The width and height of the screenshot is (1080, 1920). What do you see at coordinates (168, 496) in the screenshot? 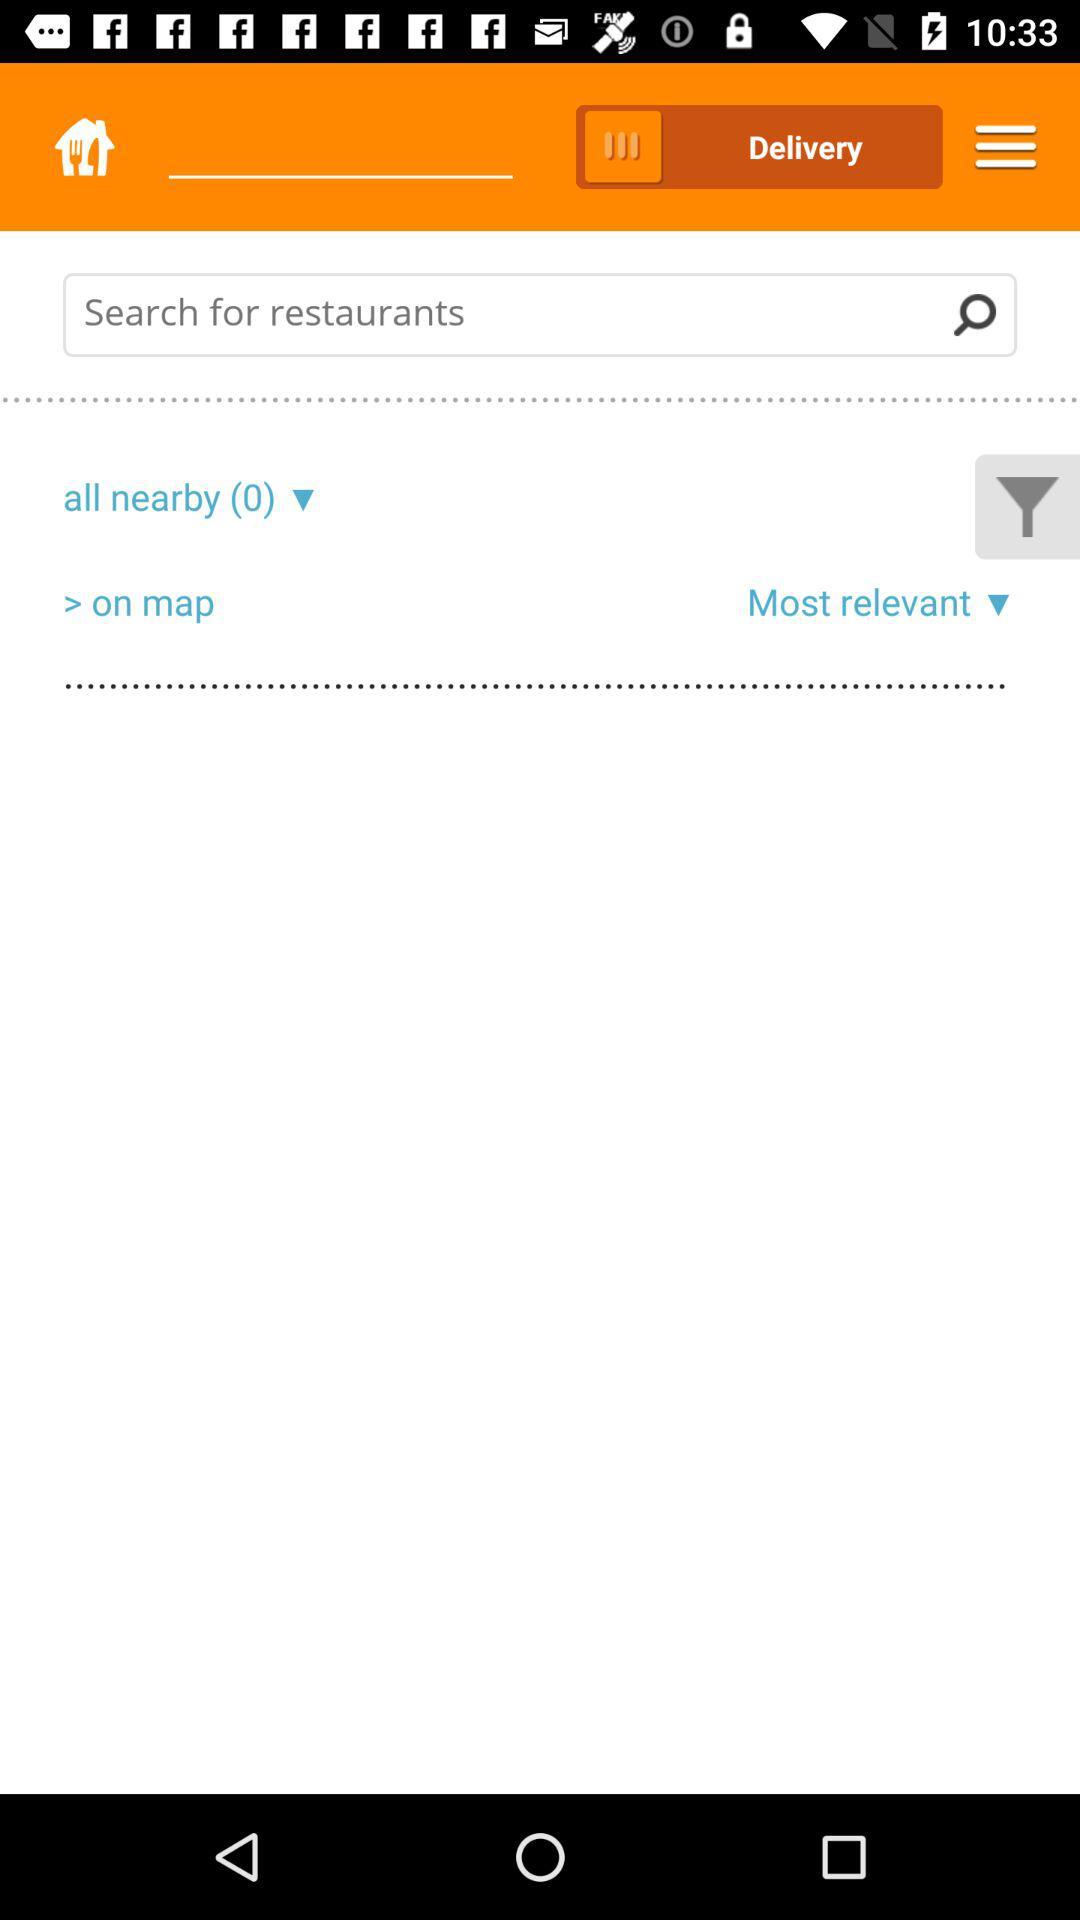
I see `the icon above the > on map icon` at bounding box center [168, 496].